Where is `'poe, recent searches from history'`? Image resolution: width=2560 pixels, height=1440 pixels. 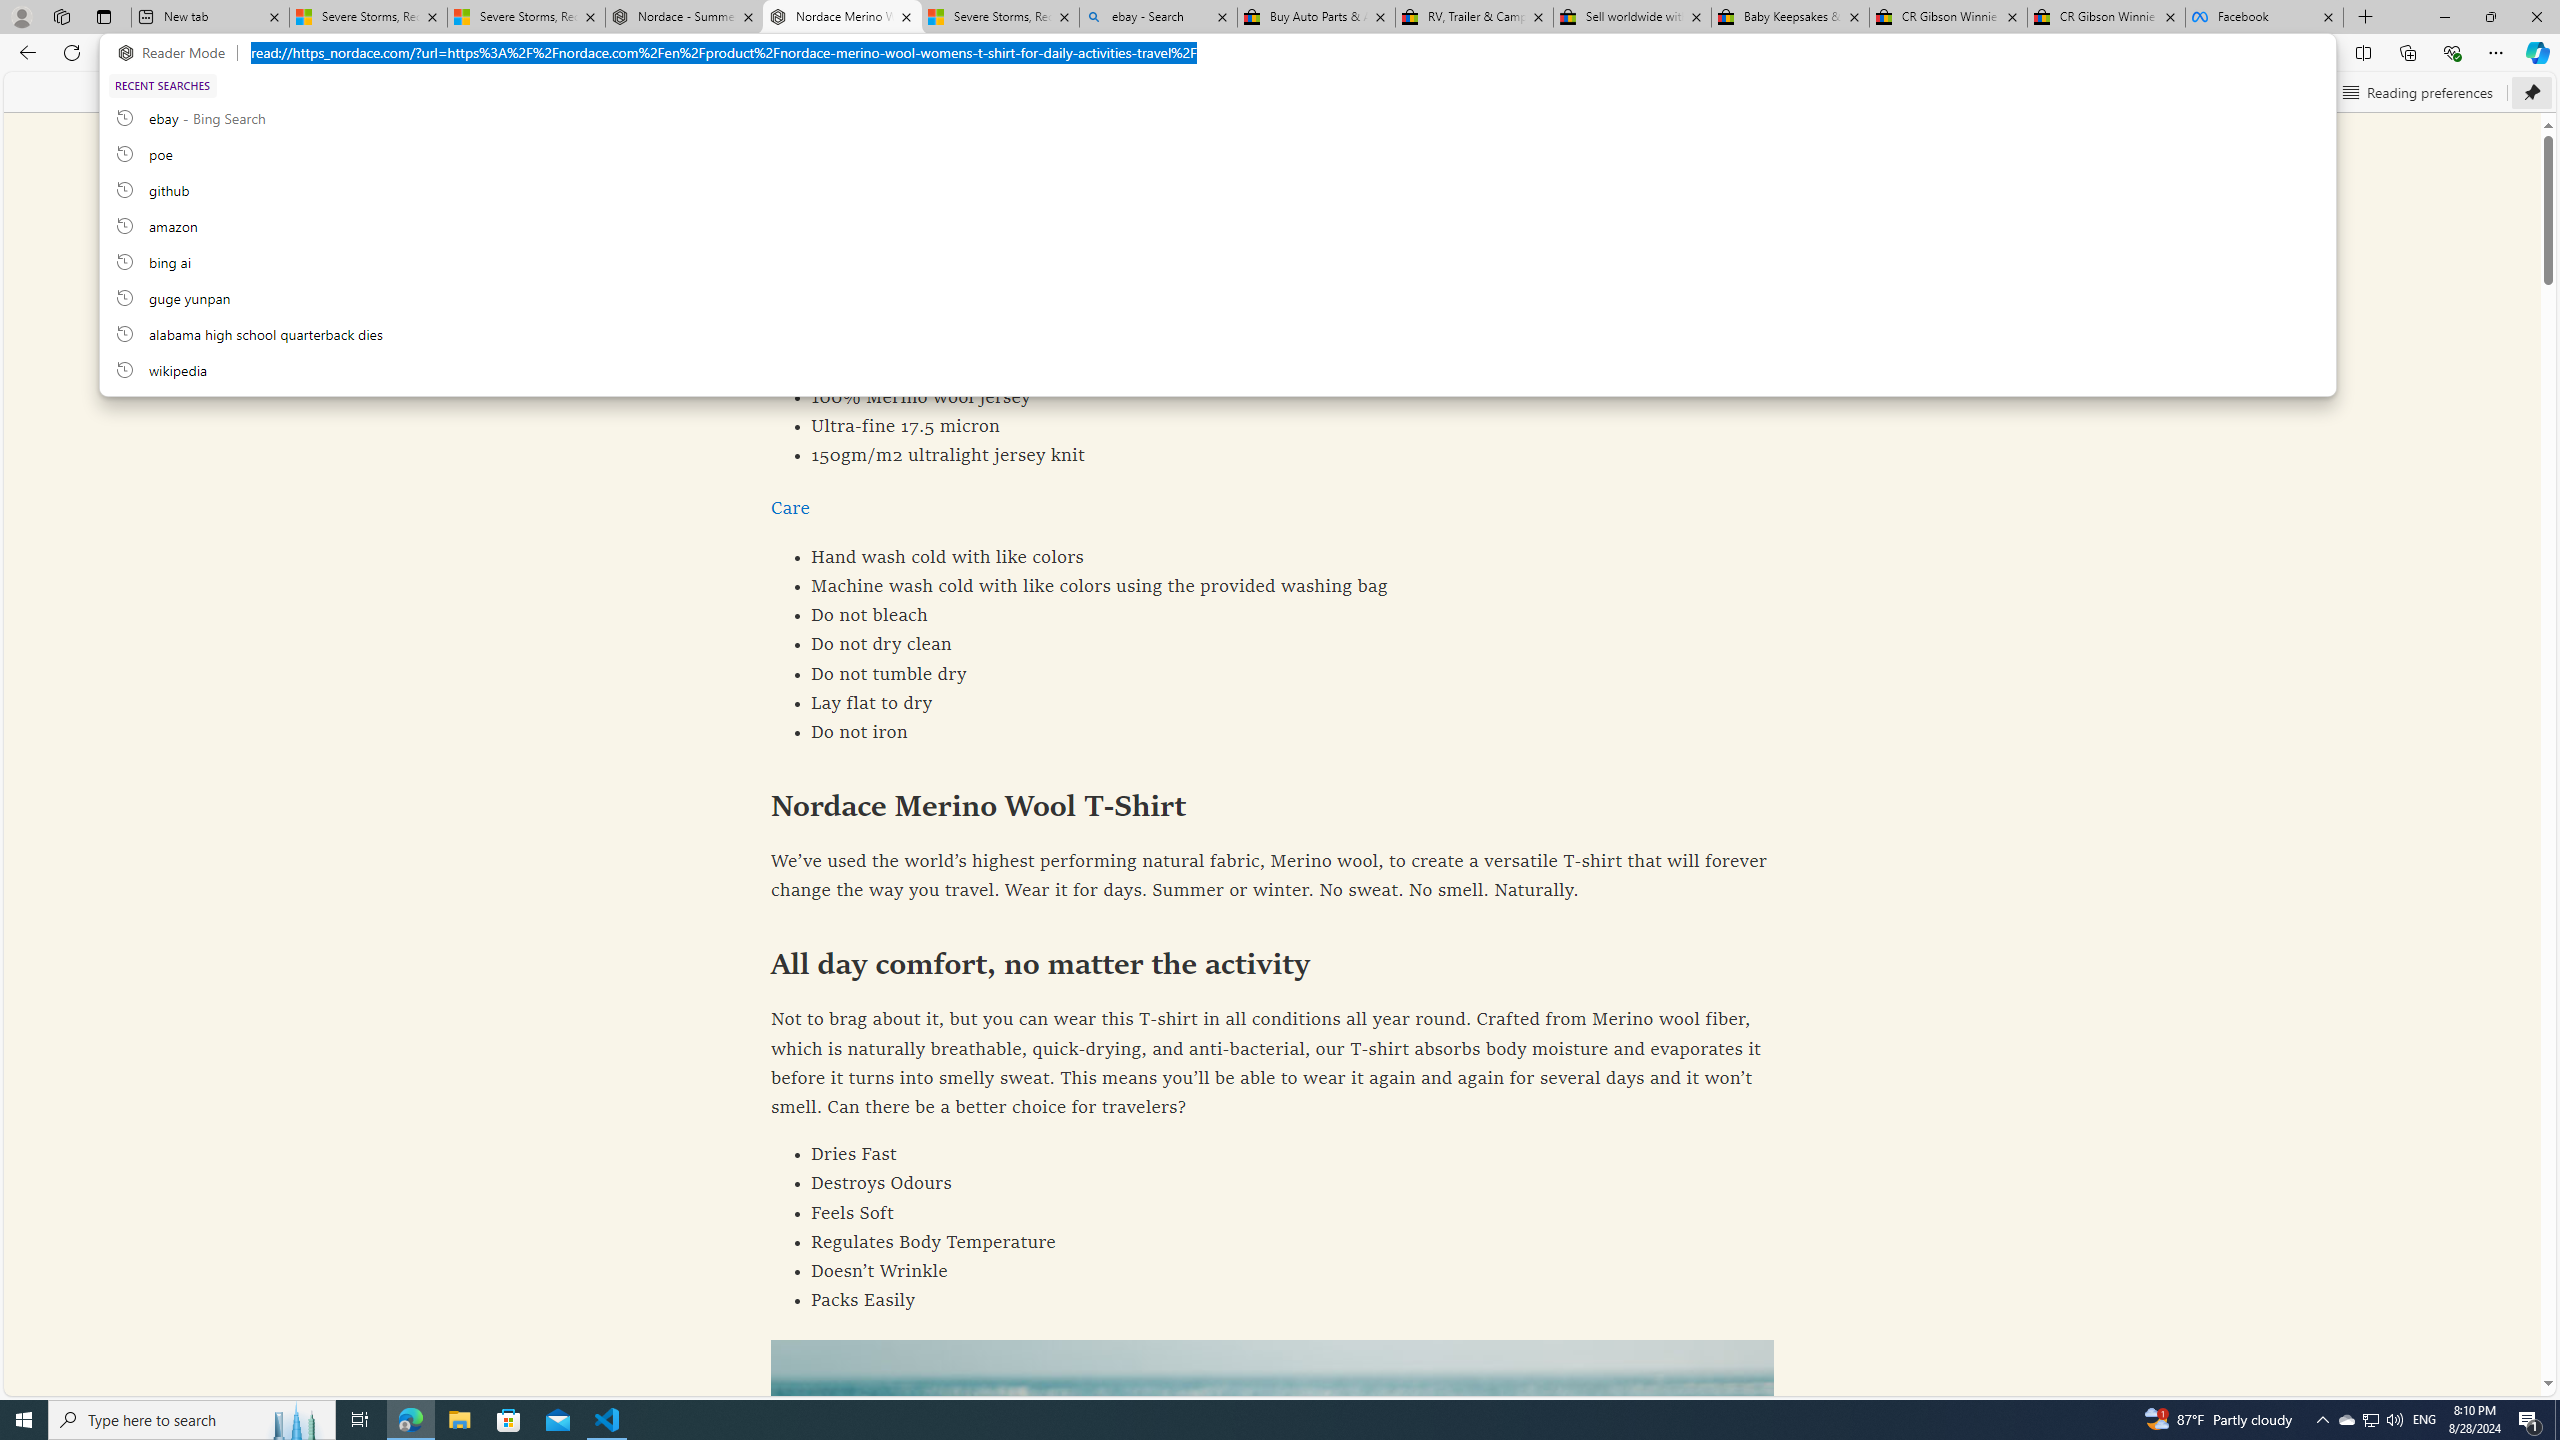 'poe, recent searches from history' is located at coordinates (1216, 153).